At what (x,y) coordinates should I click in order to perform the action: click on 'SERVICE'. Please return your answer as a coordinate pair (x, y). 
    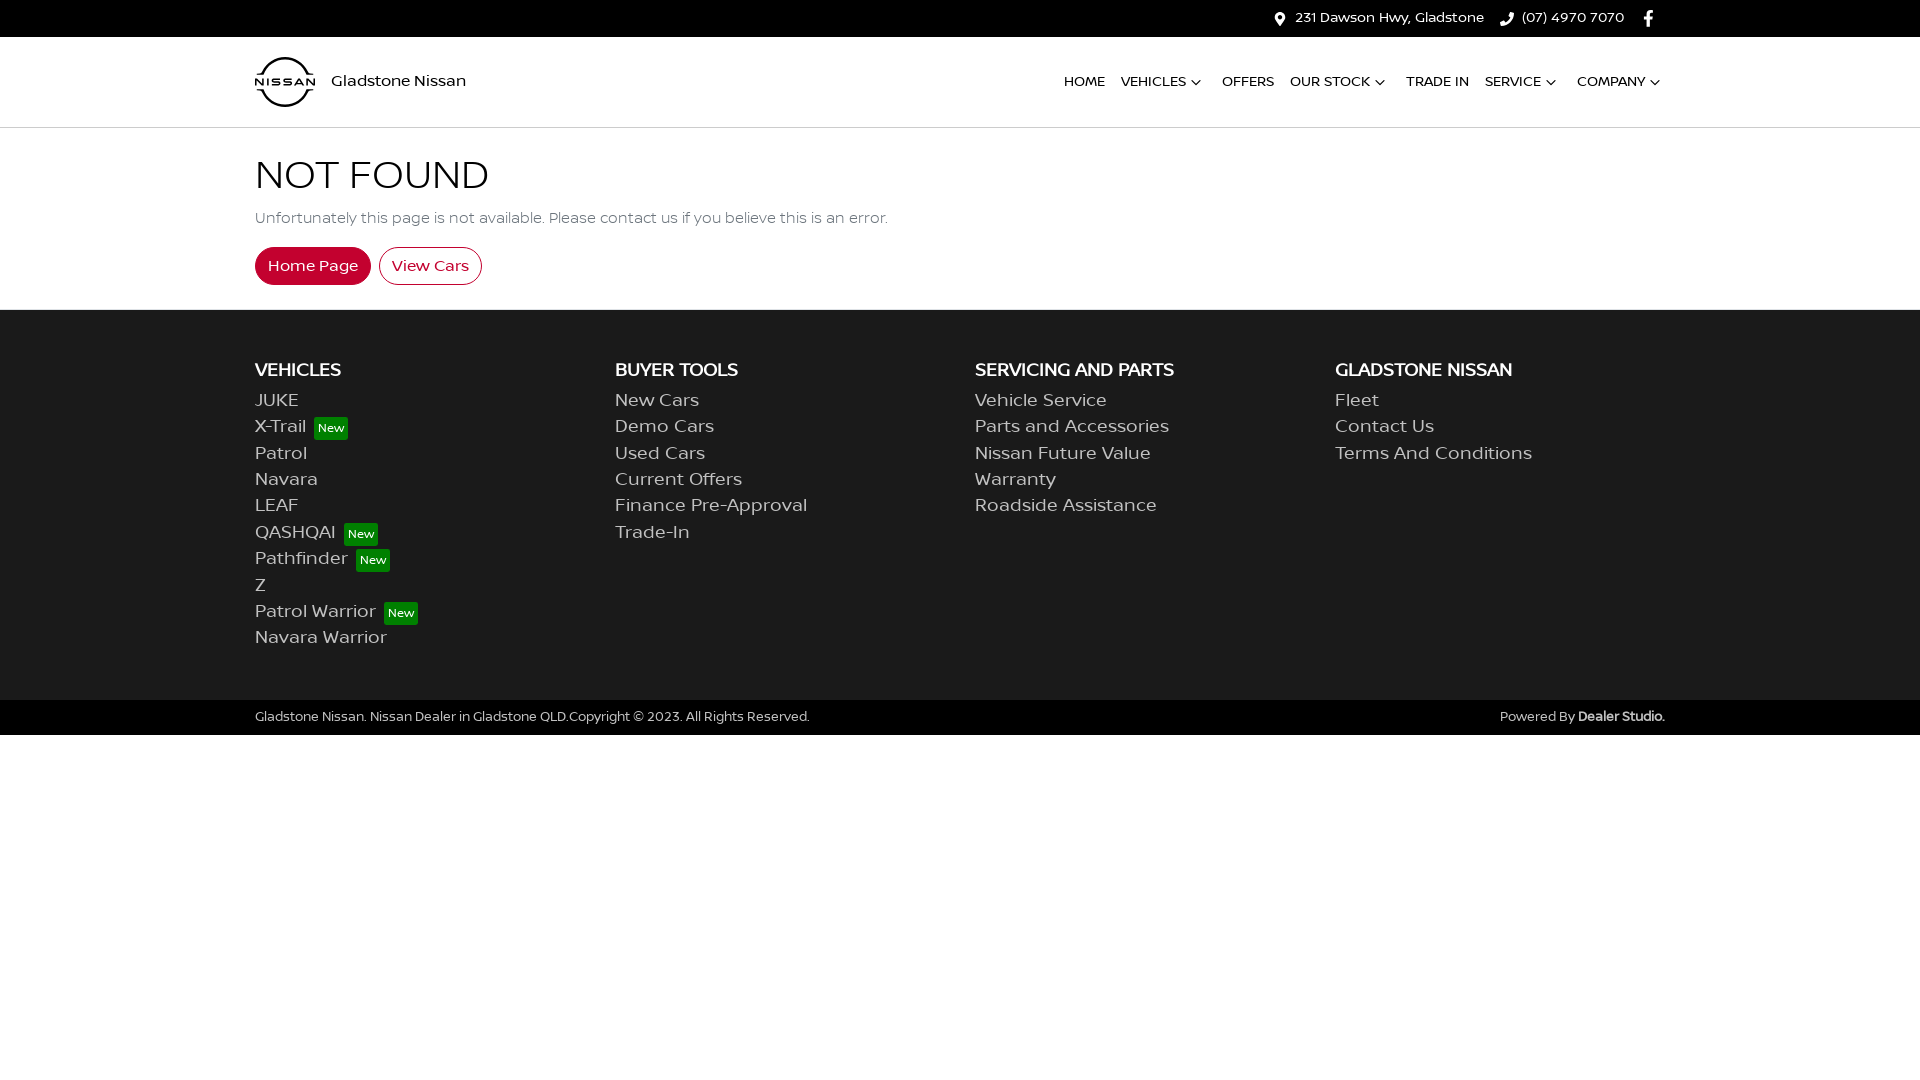
    Looking at the image, I should click on (1521, 81).